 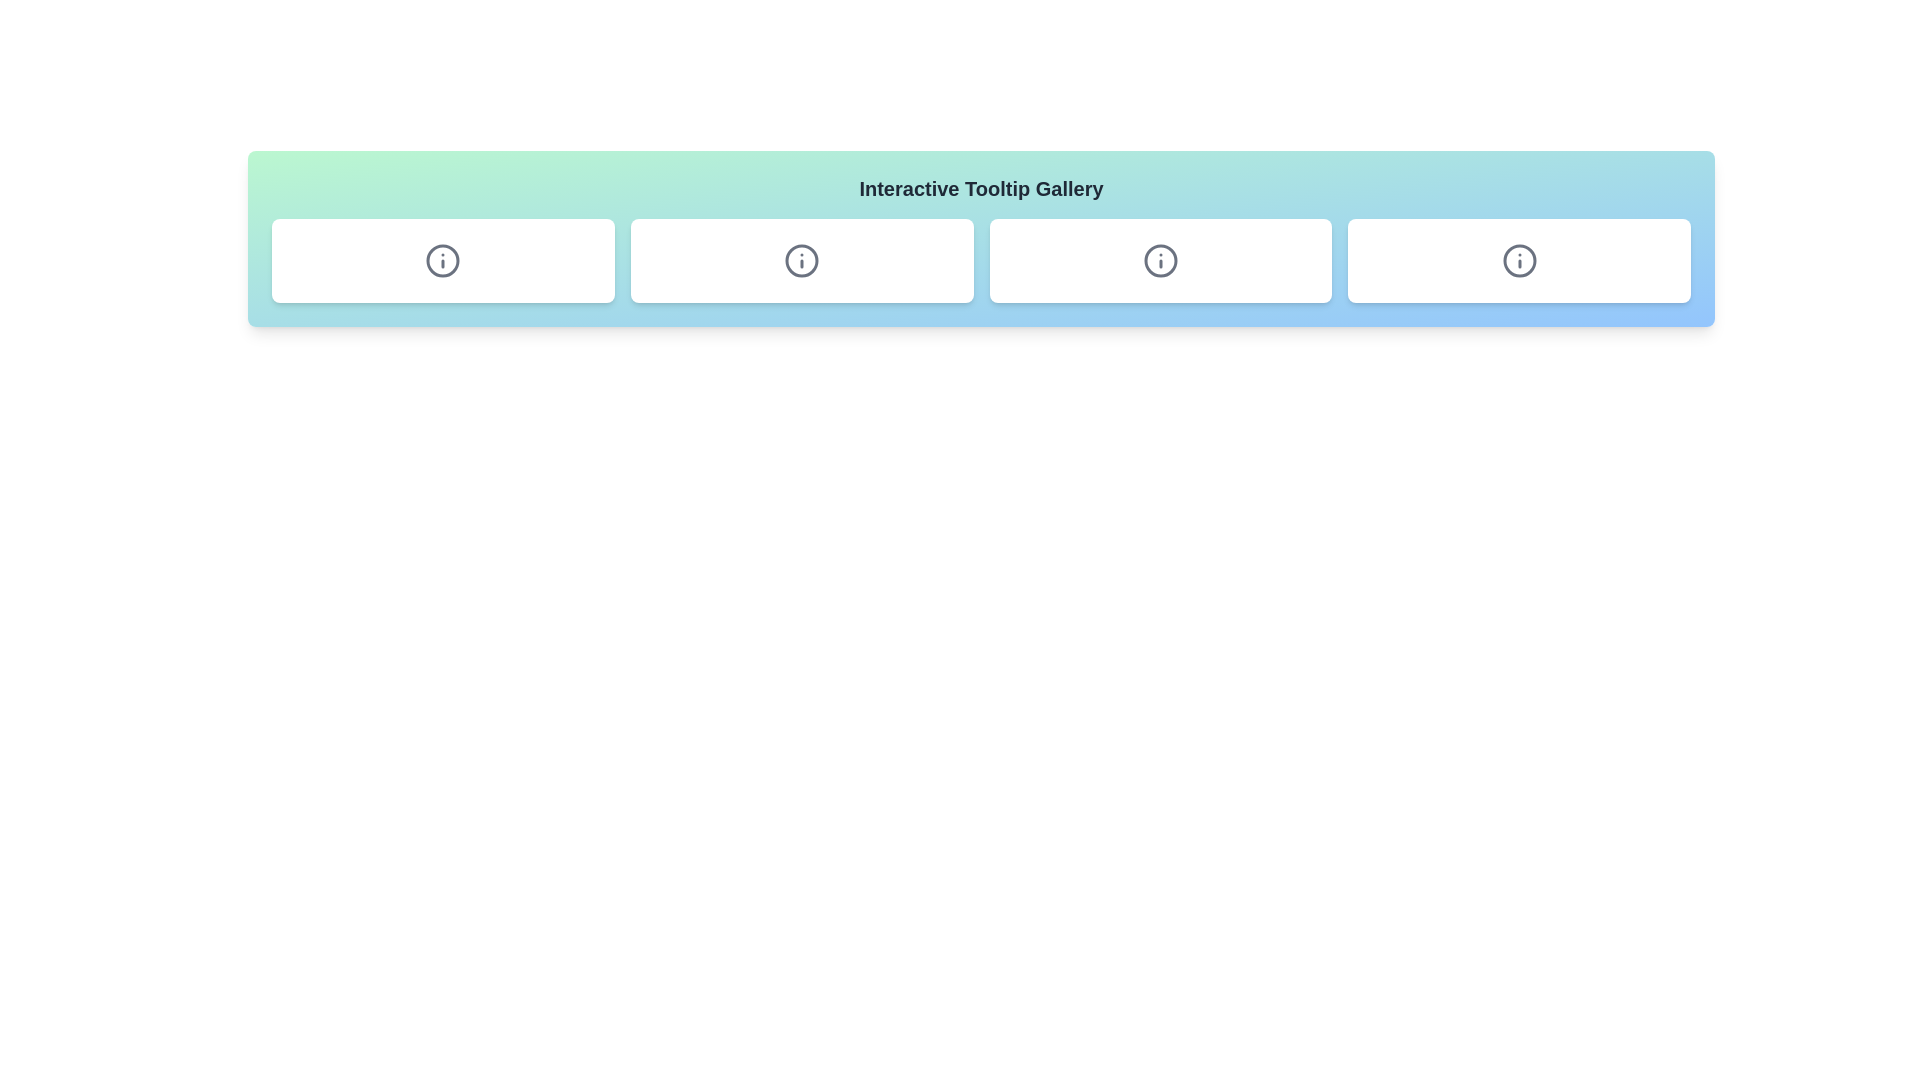 I want to click on the informational icon that is the third from the left in the 'Interactive Tooltip Gallery' layout, so click(x=1160, y=260).